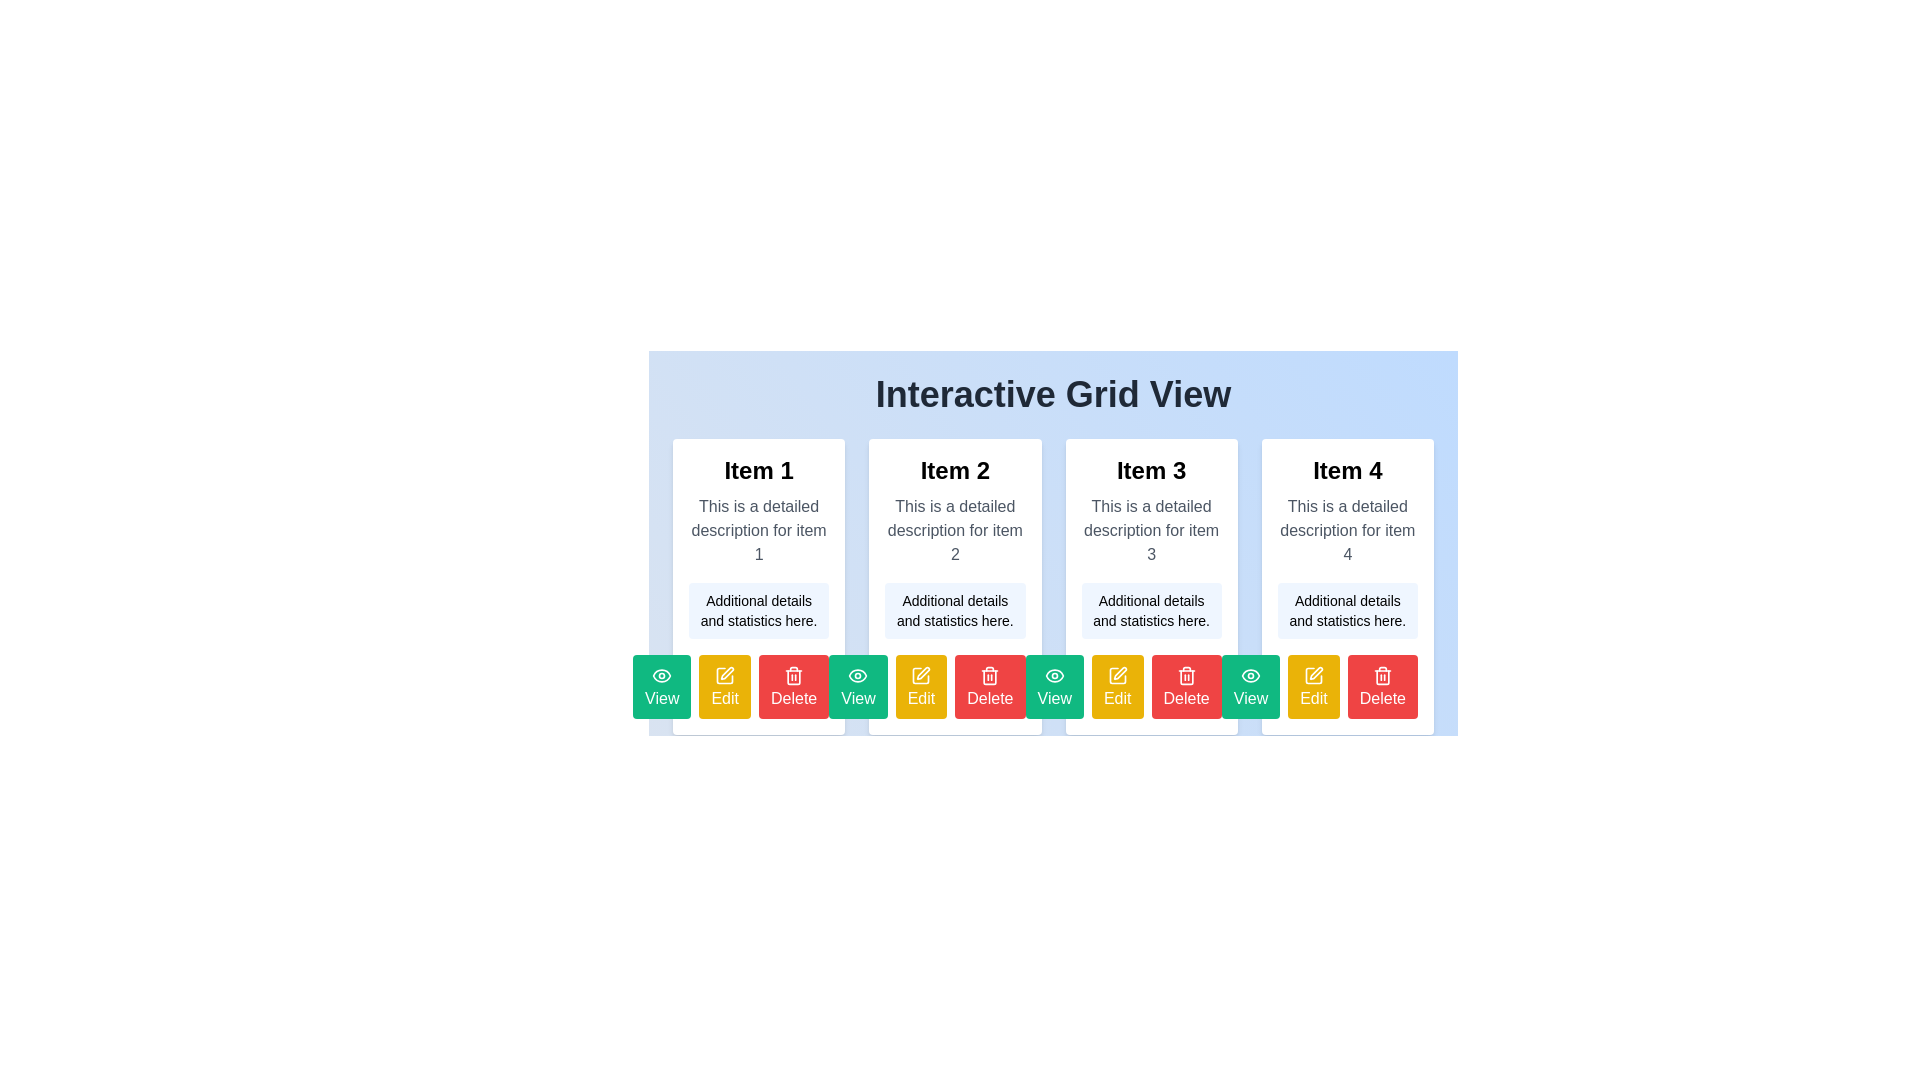 The width and height of the screenshot is (1920, 1080). Describe the element at coordinates (662, 675) in the screenshot. I see `the 'View' button, which contains the SVG icon representing the 'view' action for 'Item 1'` at that location.